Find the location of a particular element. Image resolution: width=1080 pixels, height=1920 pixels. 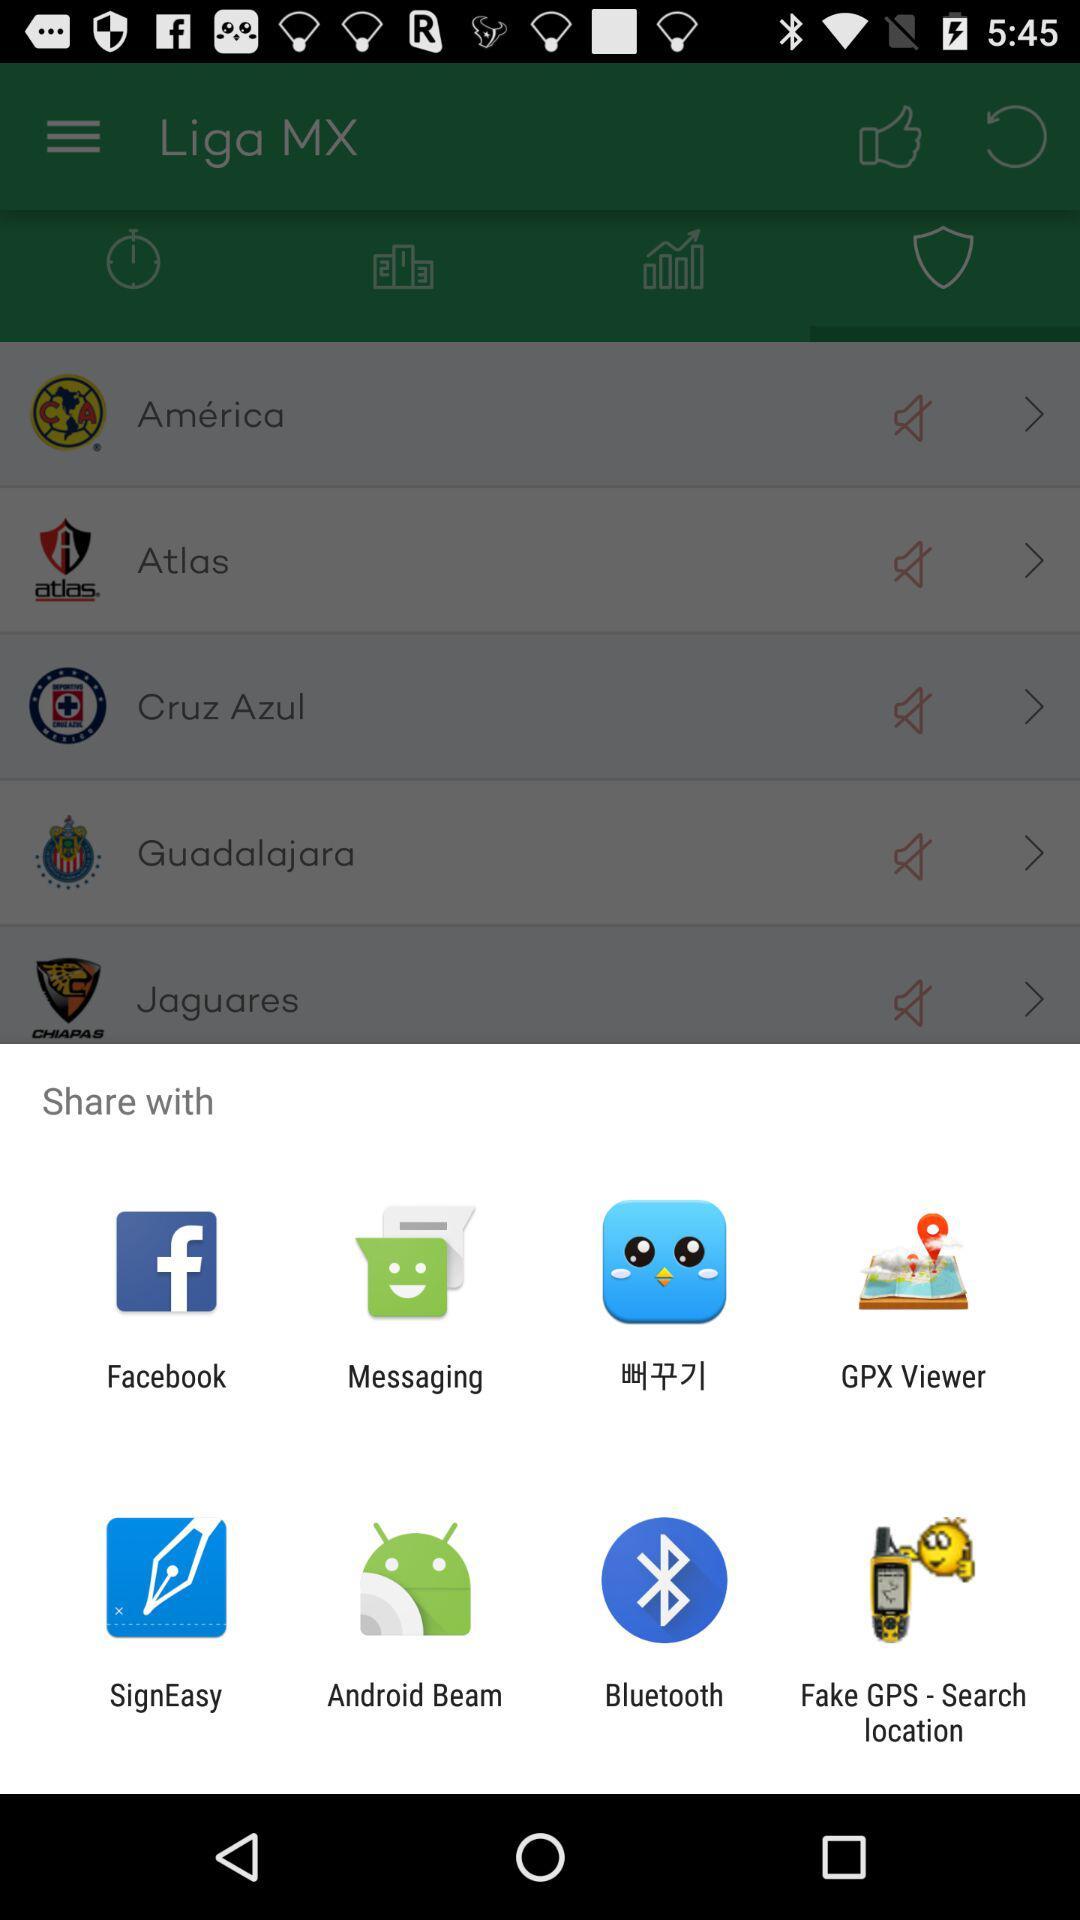

the facebook icon is located at coordinates (165, 1392).